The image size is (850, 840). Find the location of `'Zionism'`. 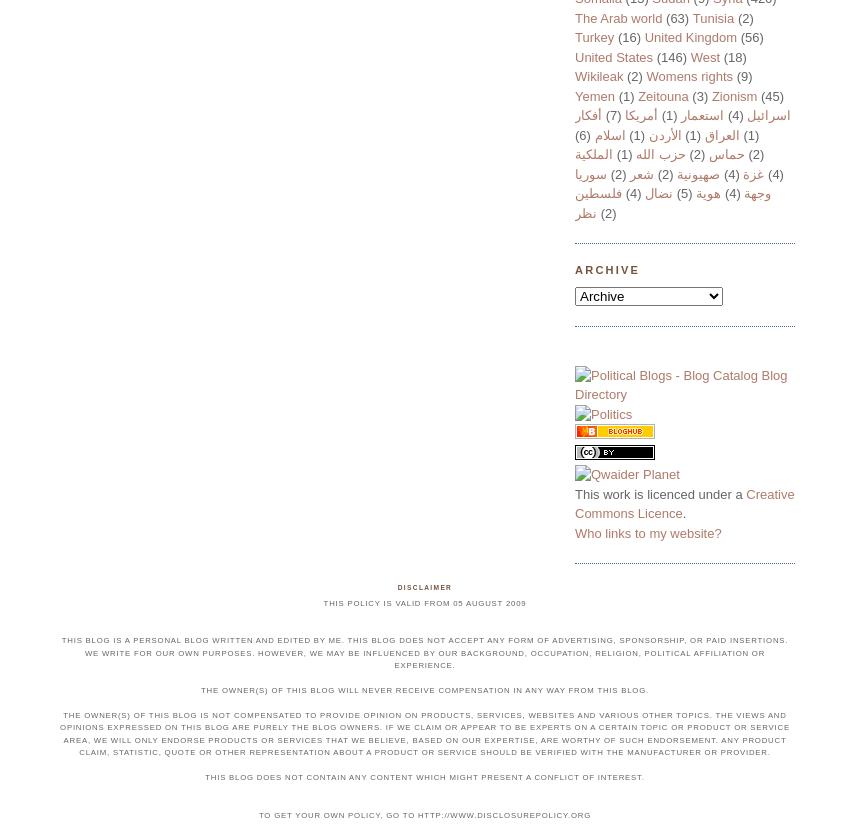

'Zionism' is located at coordinates (733, 95).